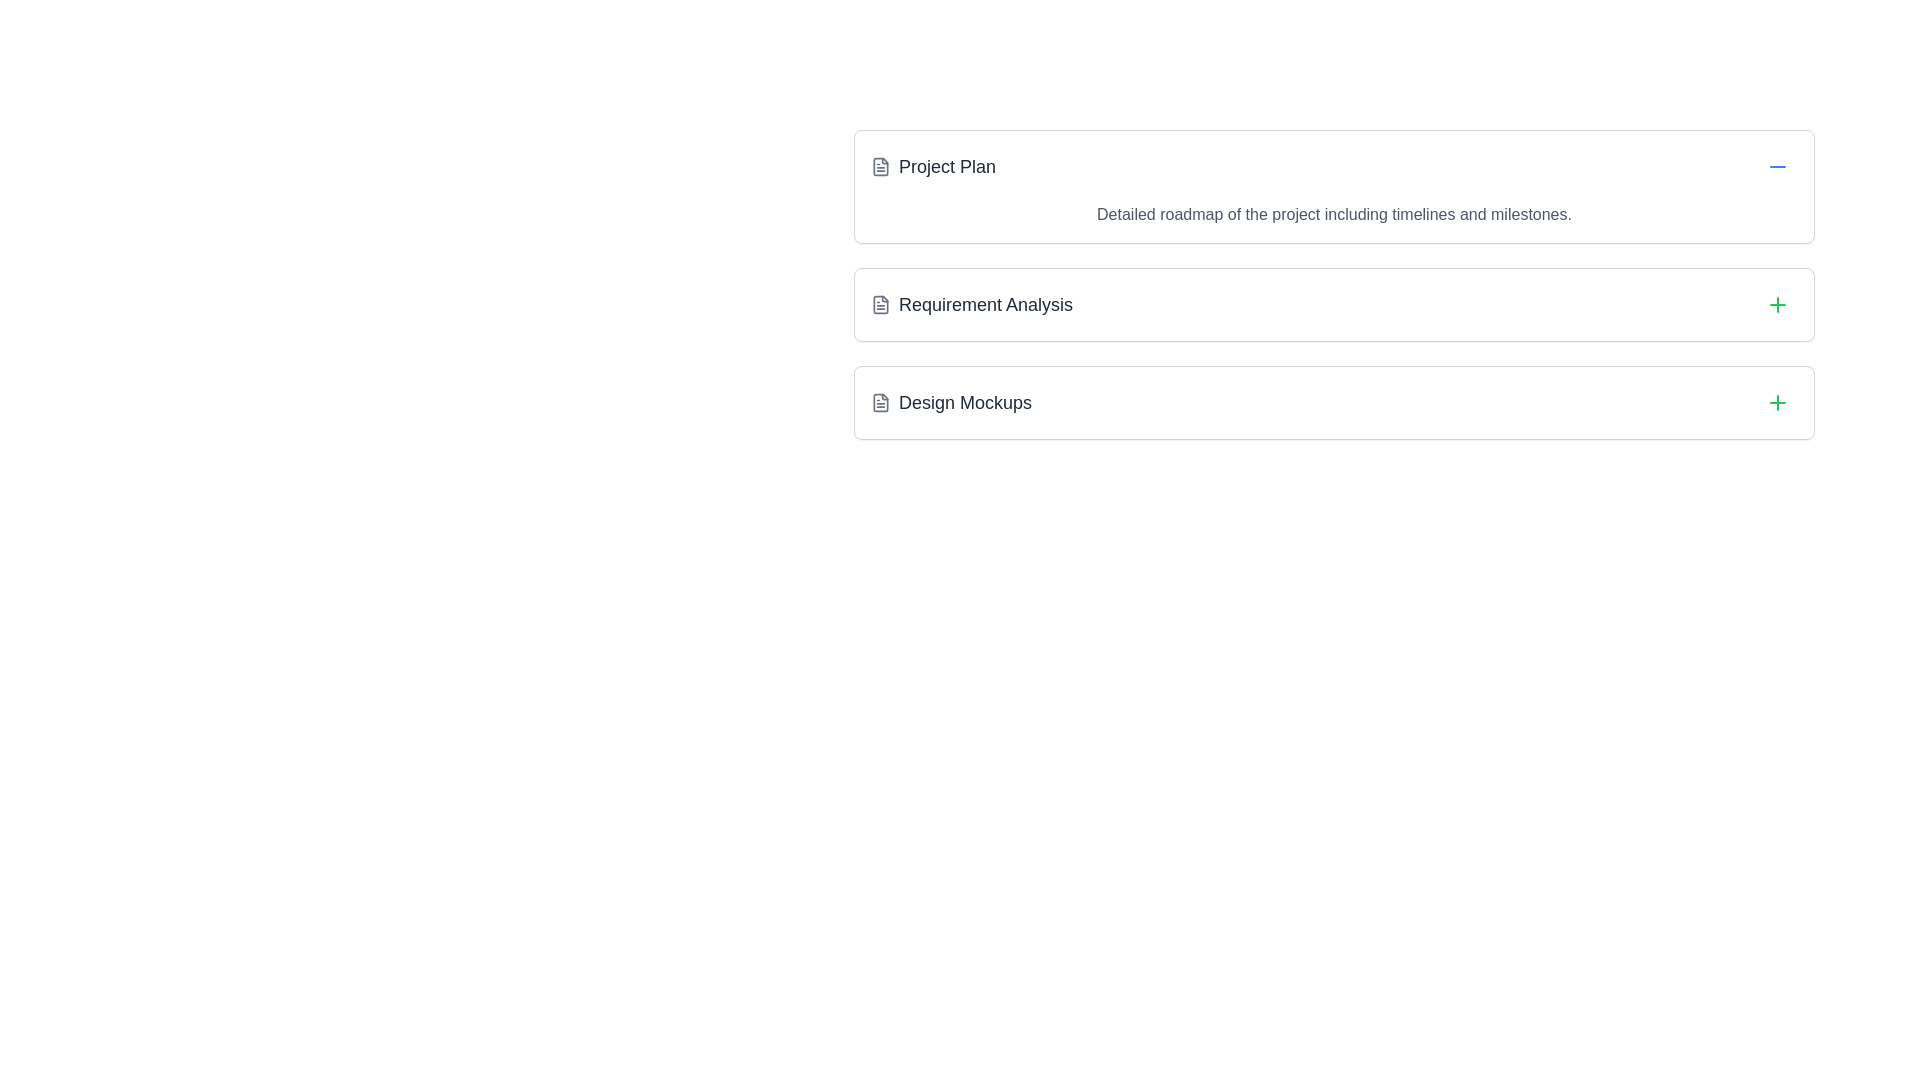 Image resolution: width=1920 pixels, height=1080 pixels. I want to click on the circular green '+' icon button located to the right of the 'Design Mockups' section for visual feedback, so click(1777, 304).